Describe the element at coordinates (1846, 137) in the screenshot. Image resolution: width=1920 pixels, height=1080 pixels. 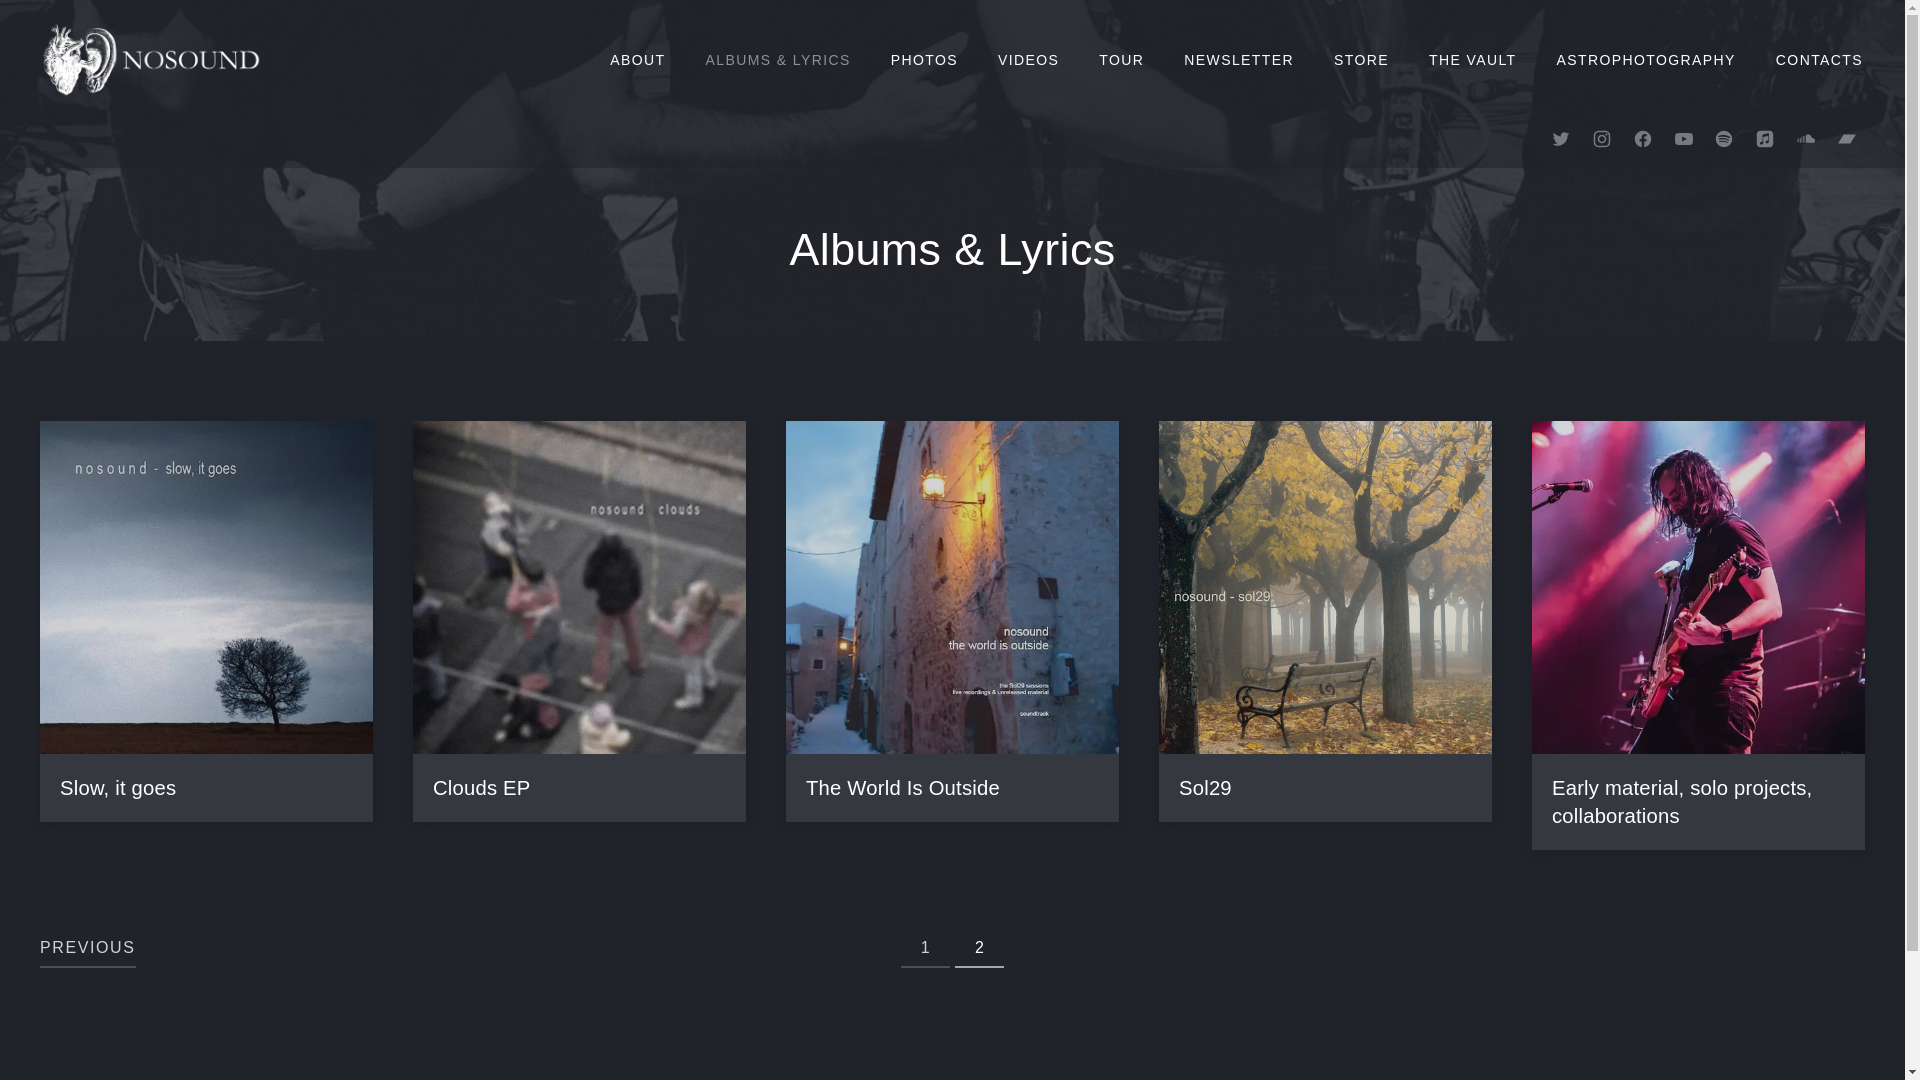
I see `'New Window'` at that location.